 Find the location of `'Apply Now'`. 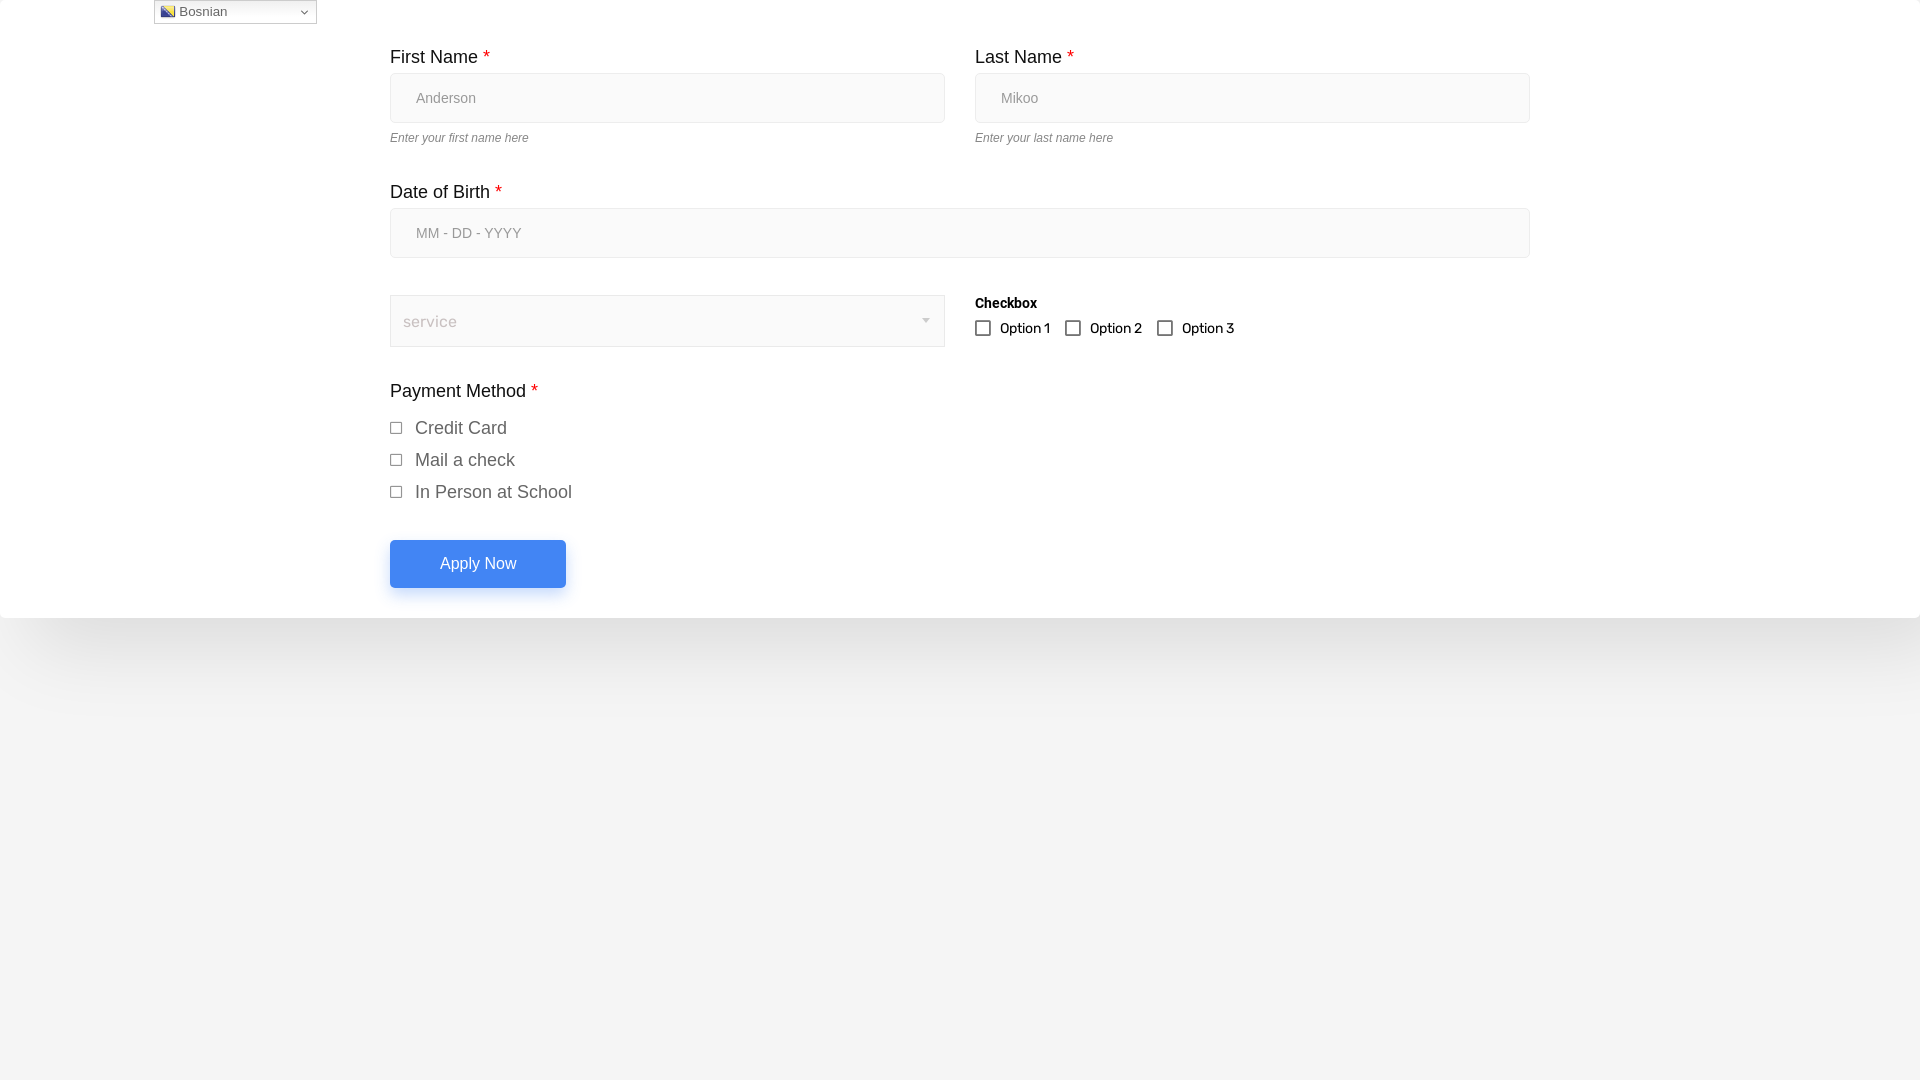

'Apply Now' is located at coordinates (477, 563).